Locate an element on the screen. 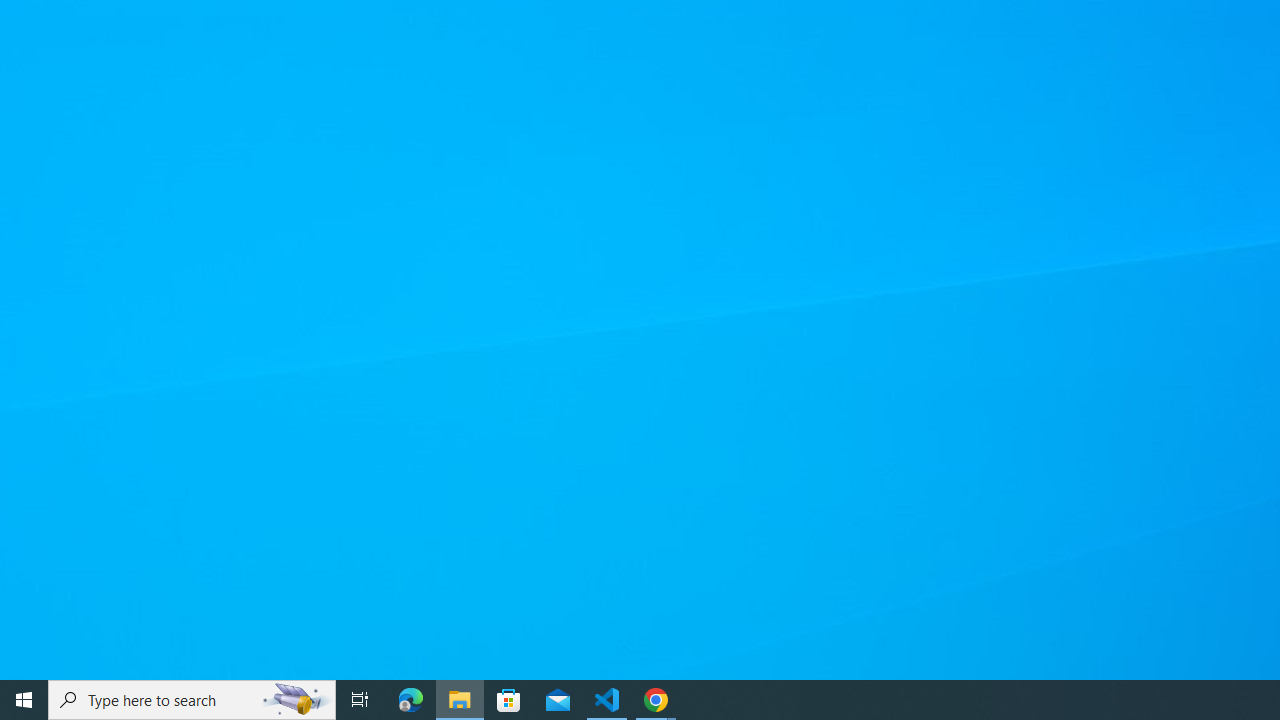  'Microsoft Store' is located at coordinates (509, 698).